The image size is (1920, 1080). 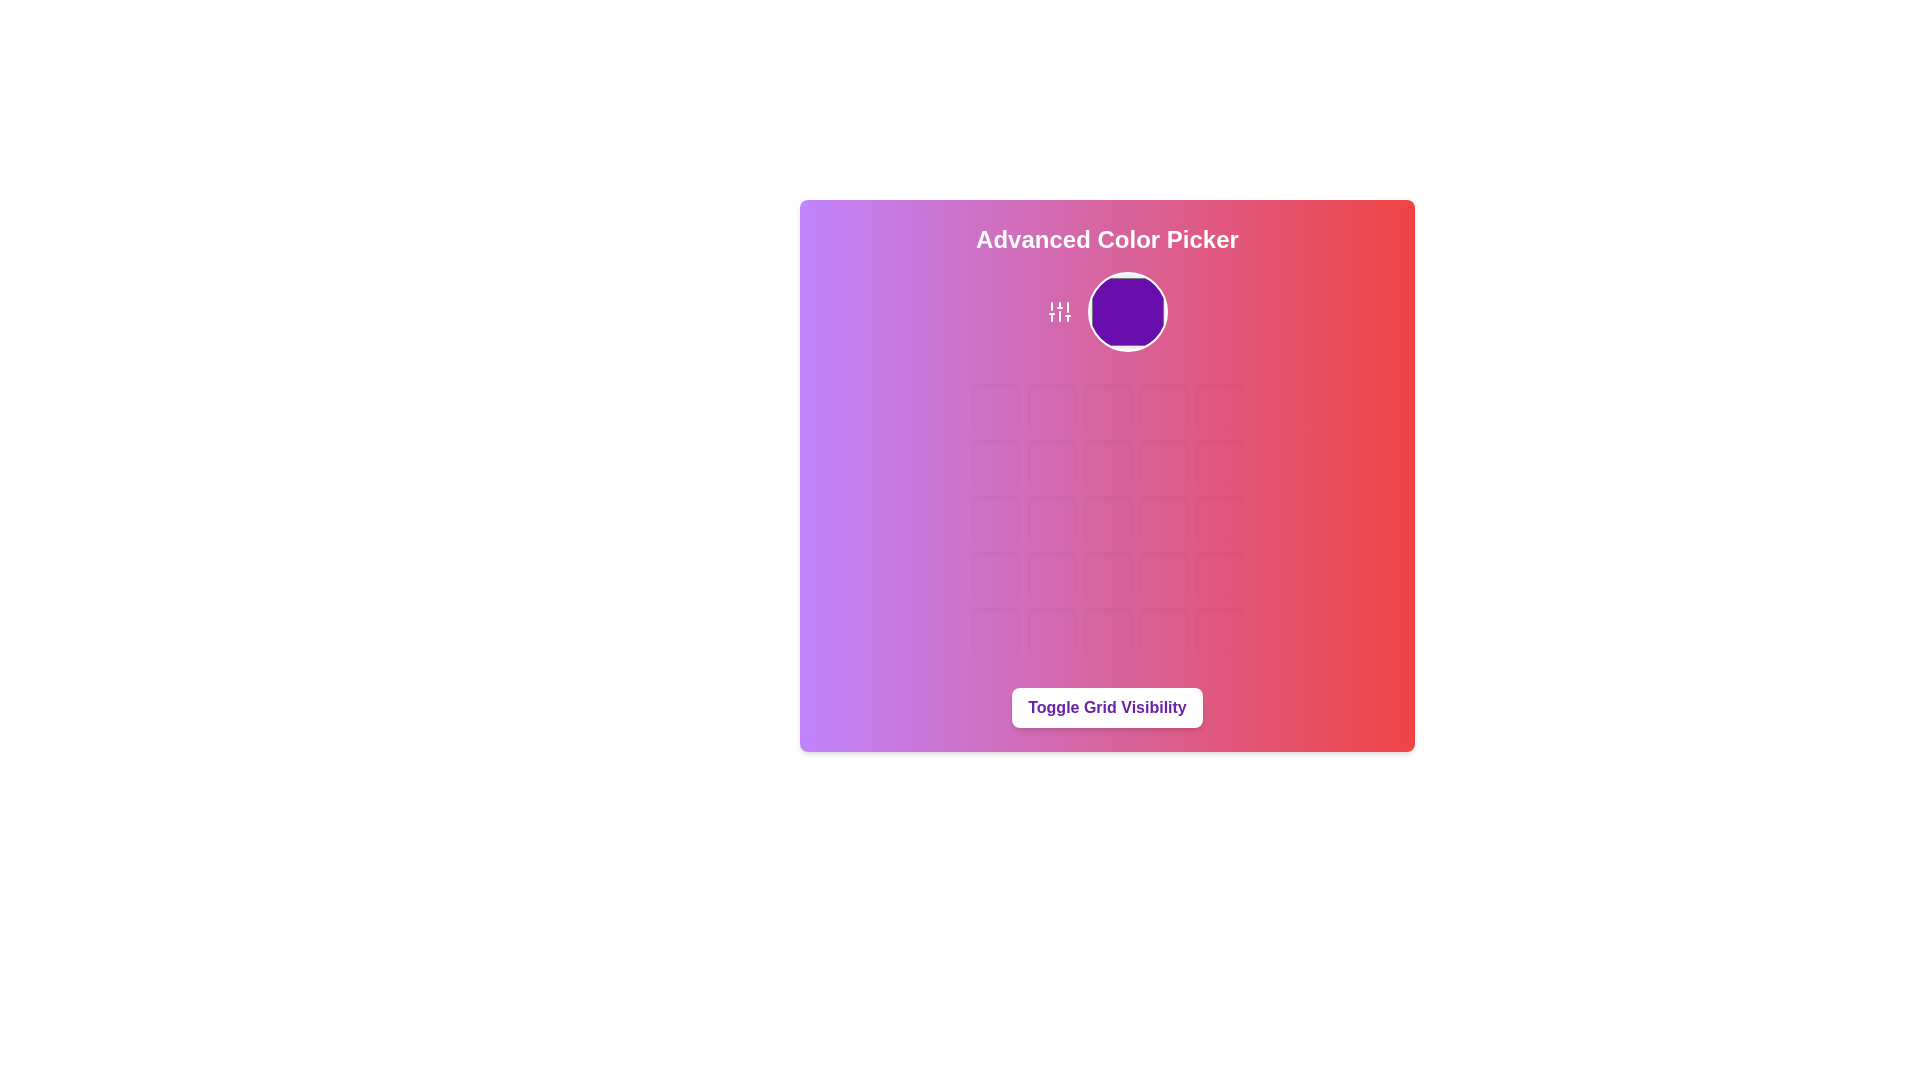 What do you see at coordinates (1218, 519) in the screenshot?
I see `the fifth cell in the third row of the grid` at bounding box center [1218, 519].